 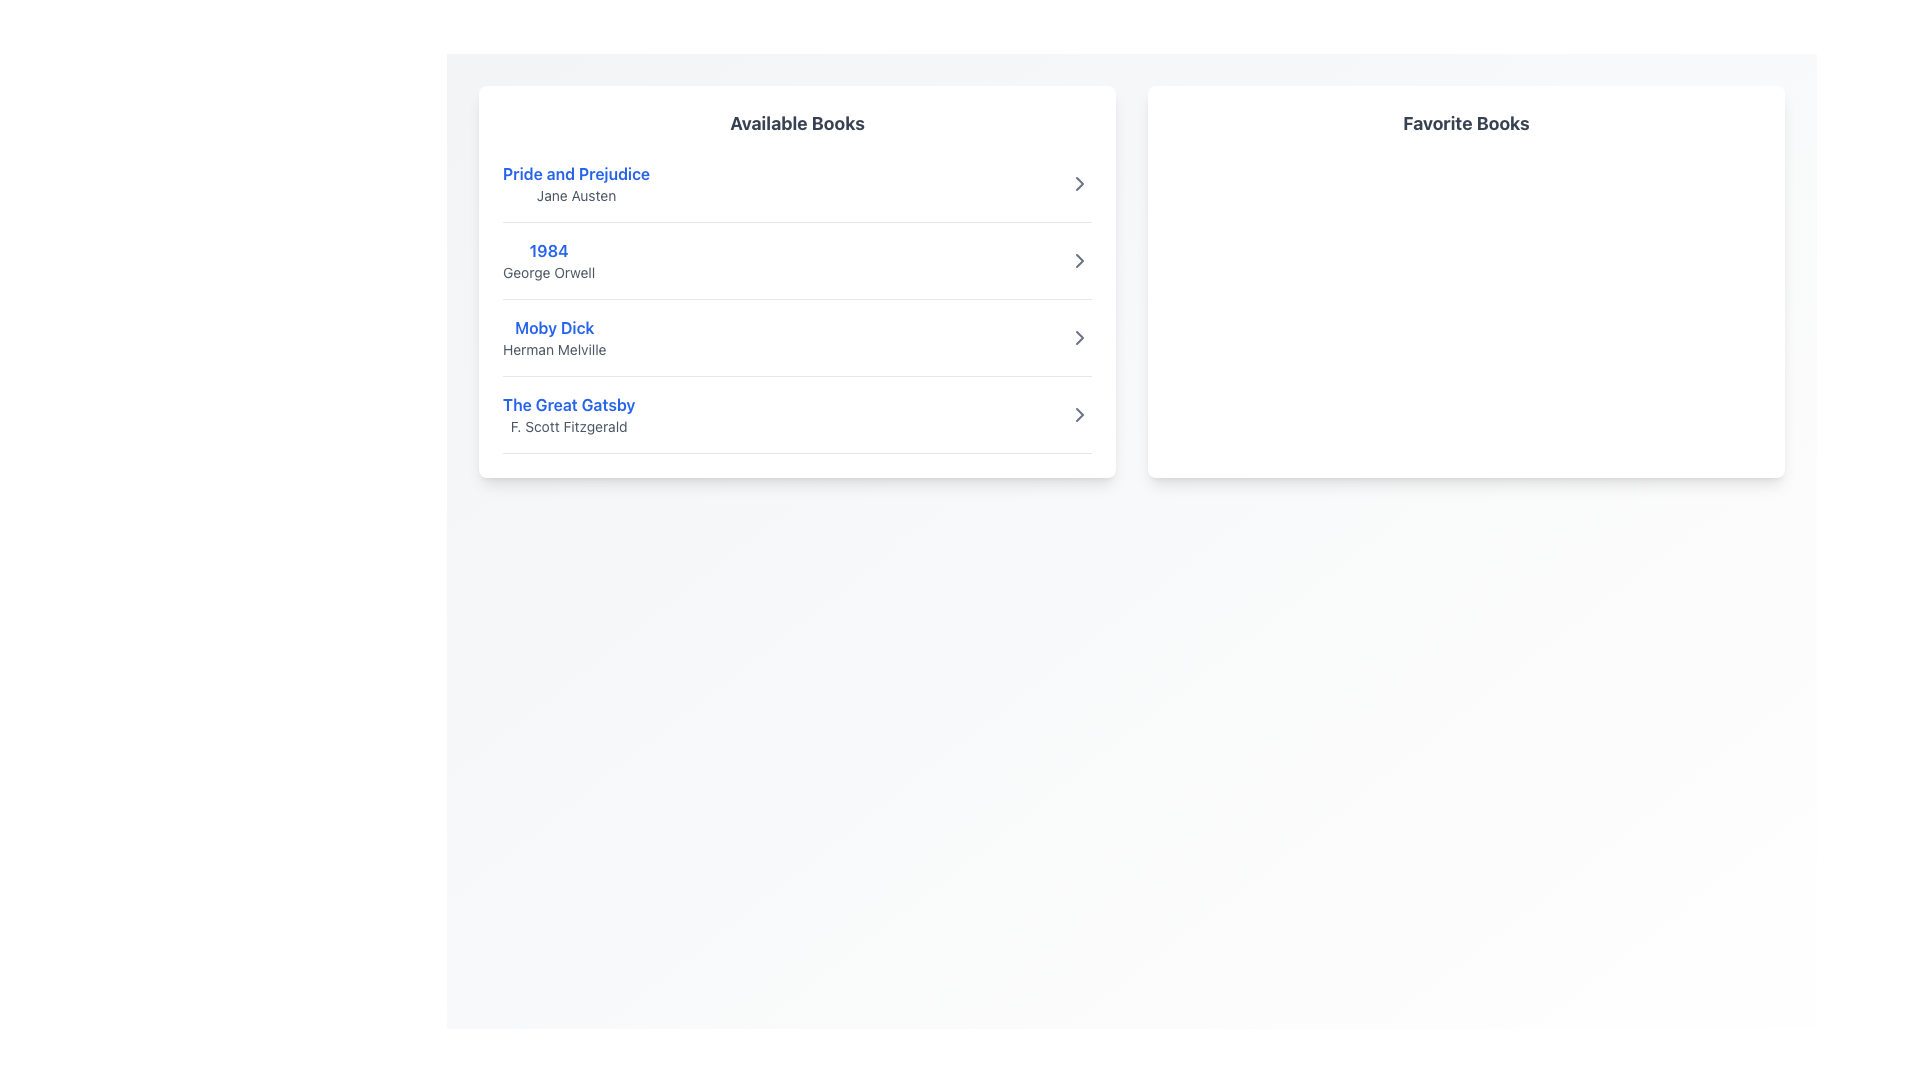 I want to click on the Chevron icon button positioned to the far right of the 'Moby Dick' entry row, adjacent to the text 'Herman Melville', so click(x=1079, y=337).